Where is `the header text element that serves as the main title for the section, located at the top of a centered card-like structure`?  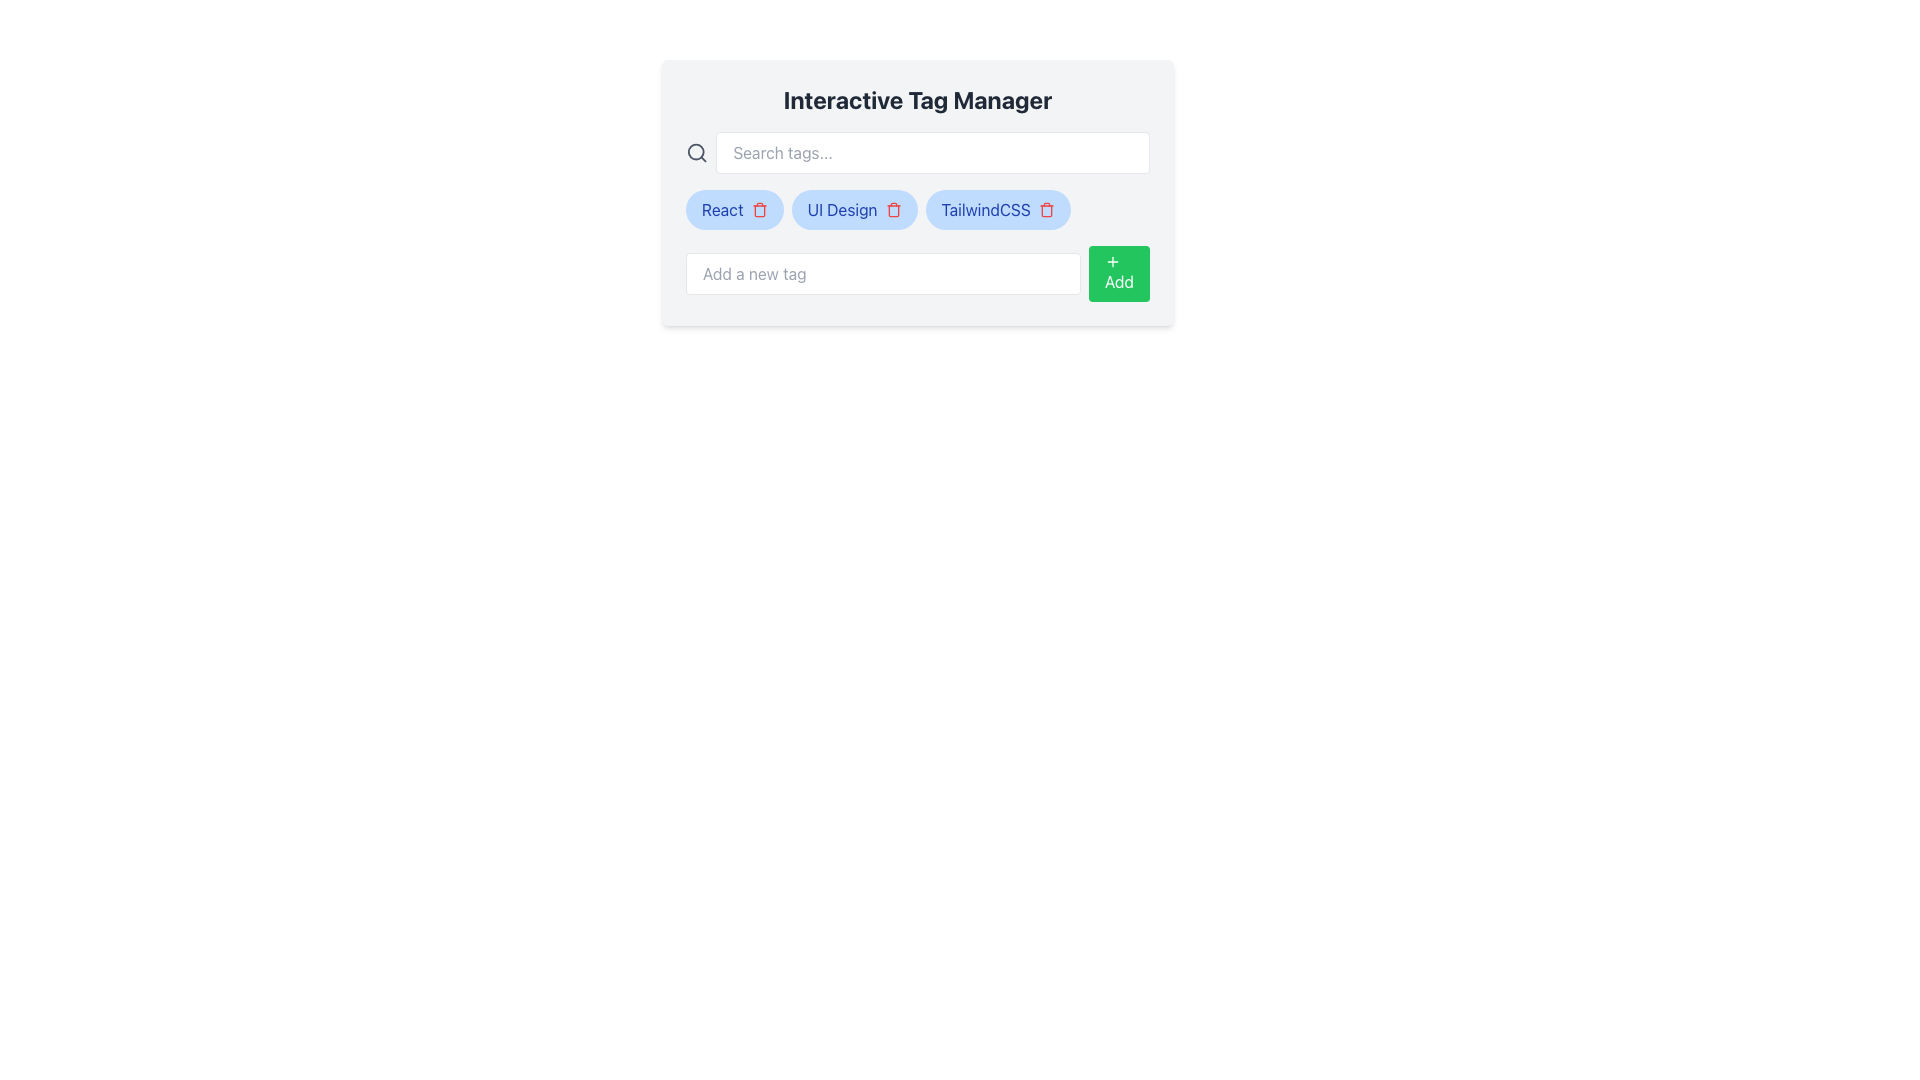
the header text element that serves as the main title for the section, located at the top of a centered card-like structure is located at coordinates (916, 100).